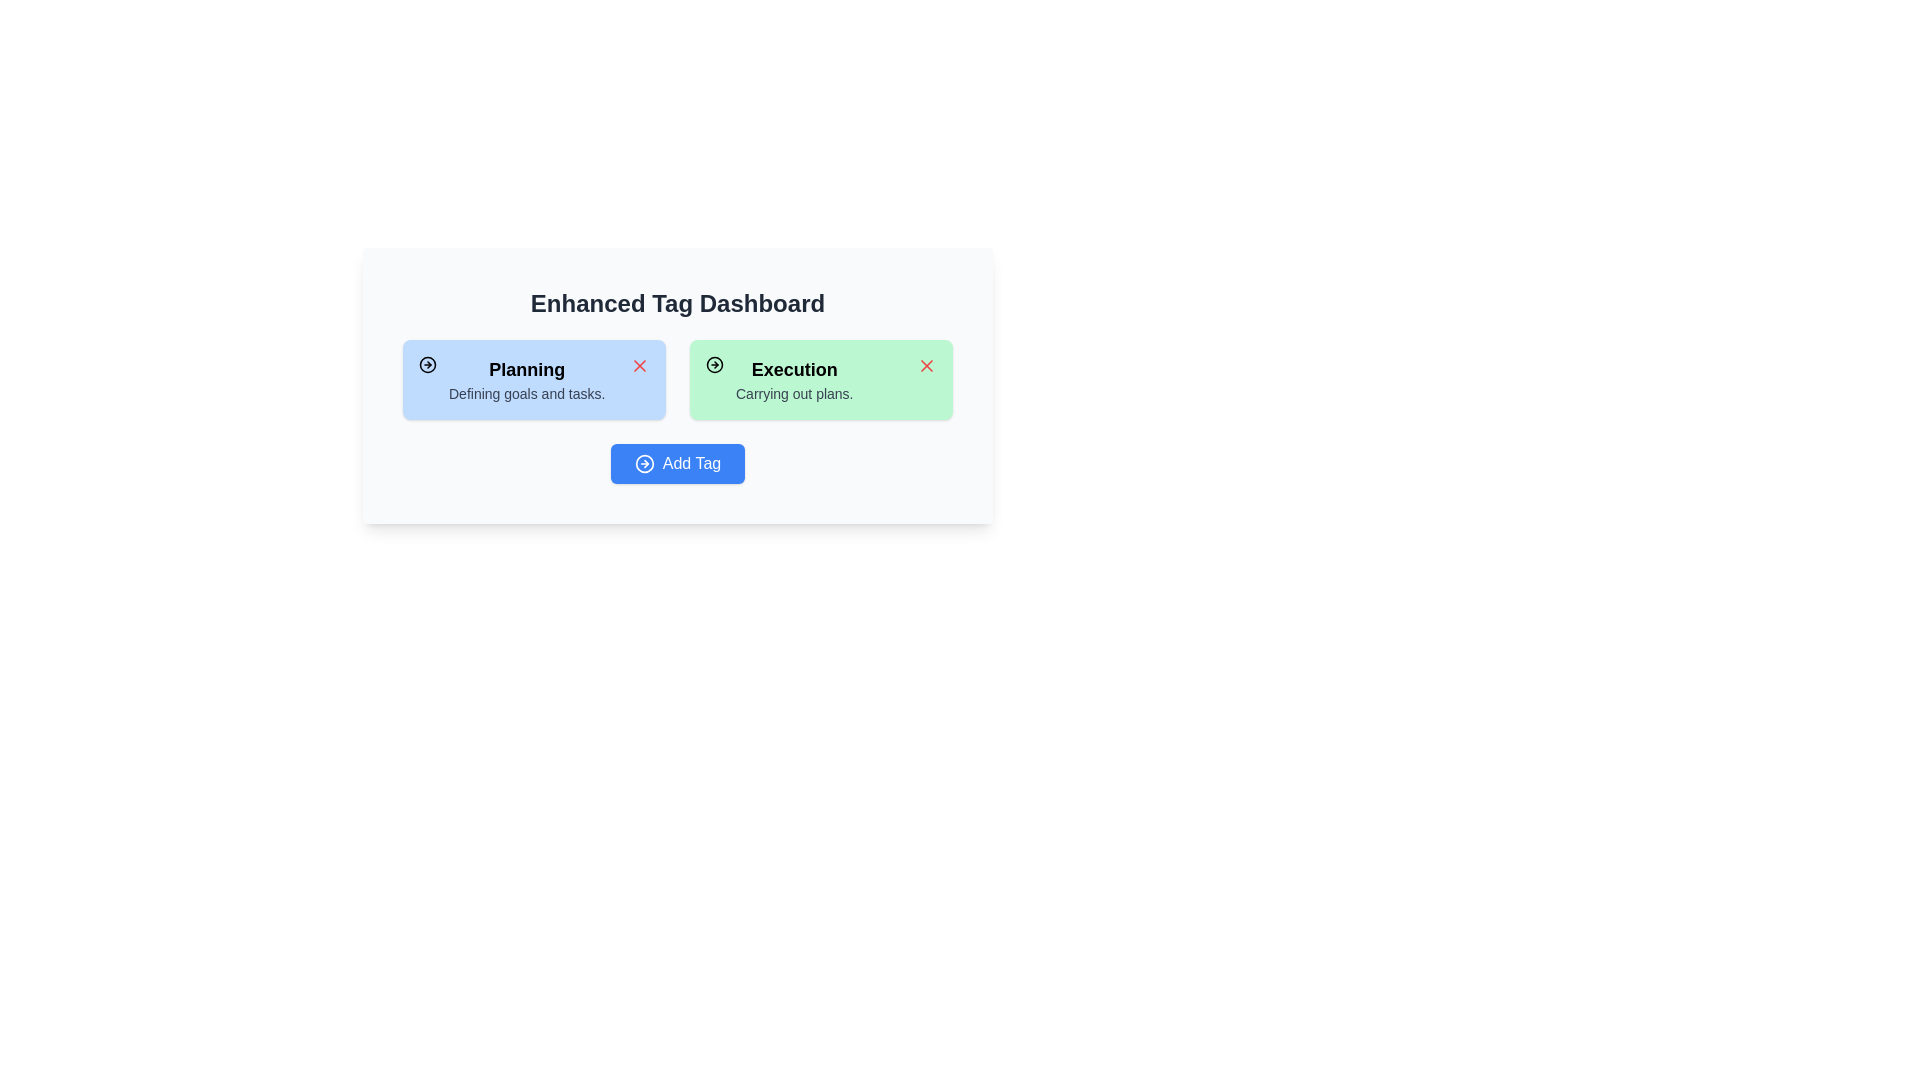 Image resolution: width=1920 pixels, height=1080 pixels. What do you see at coordinates (512, 380) in the screenshot?
I see `the 'Planning' text label with the circular arrow icon on the left and the red 'X' icon on the right, which is the first item in a horizontally aligned group of containers` at bounding box center [512, 380].